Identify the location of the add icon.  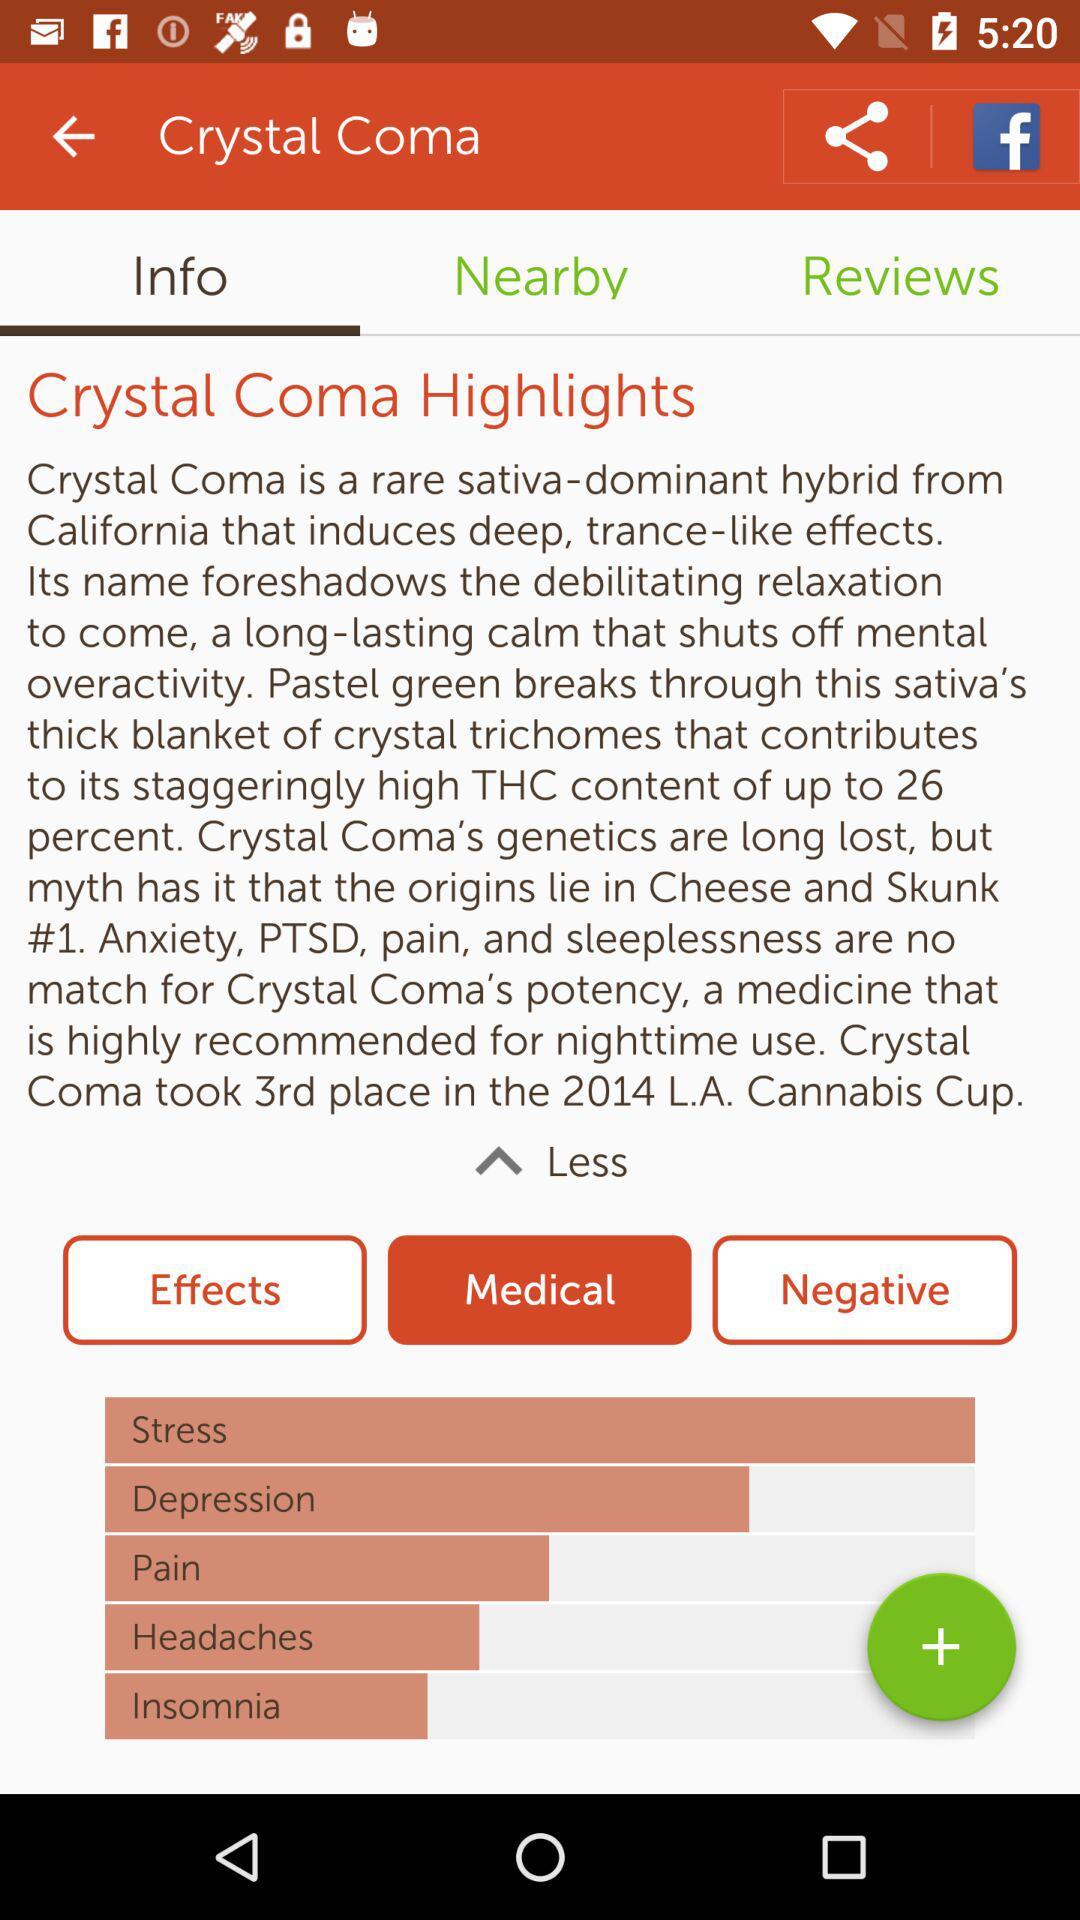
(941, 1654).